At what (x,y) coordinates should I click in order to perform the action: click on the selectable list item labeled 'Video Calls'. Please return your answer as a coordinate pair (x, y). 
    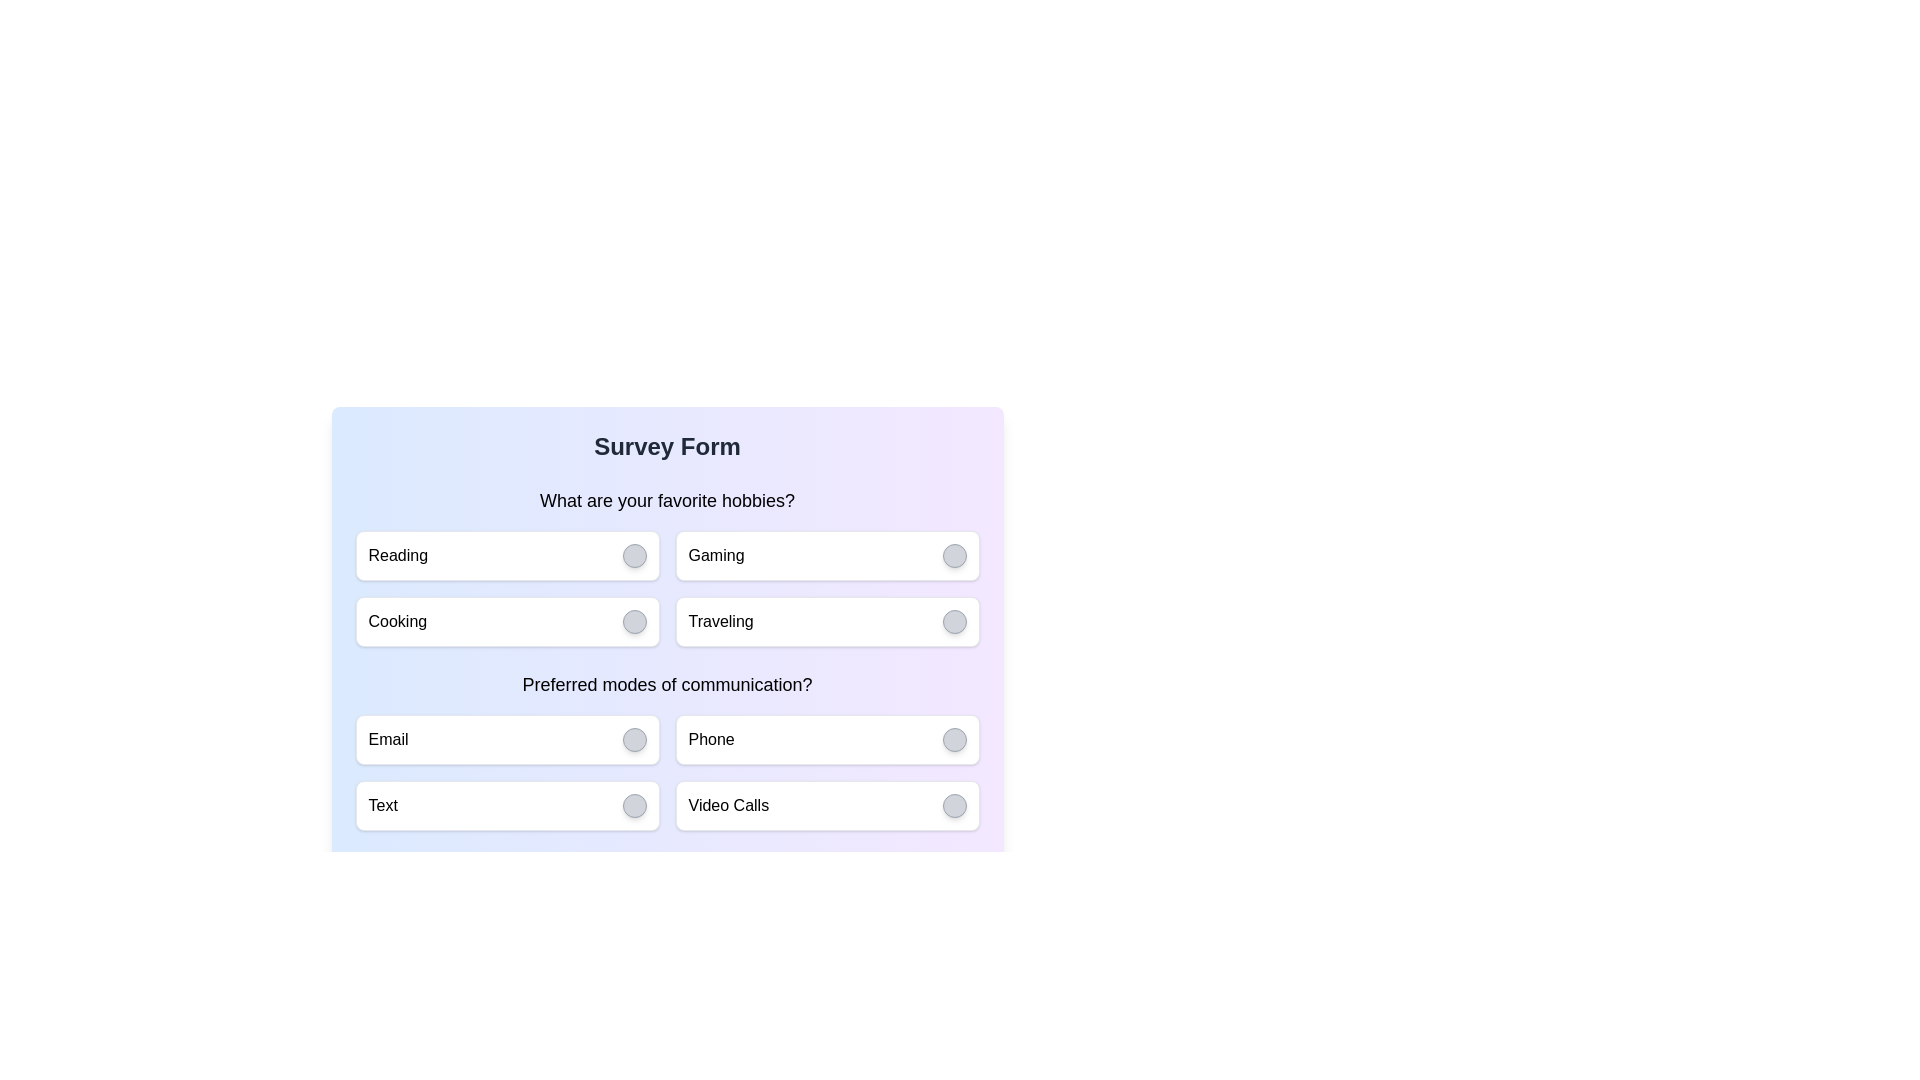
    Looking at the image, I should click on (827, 805).